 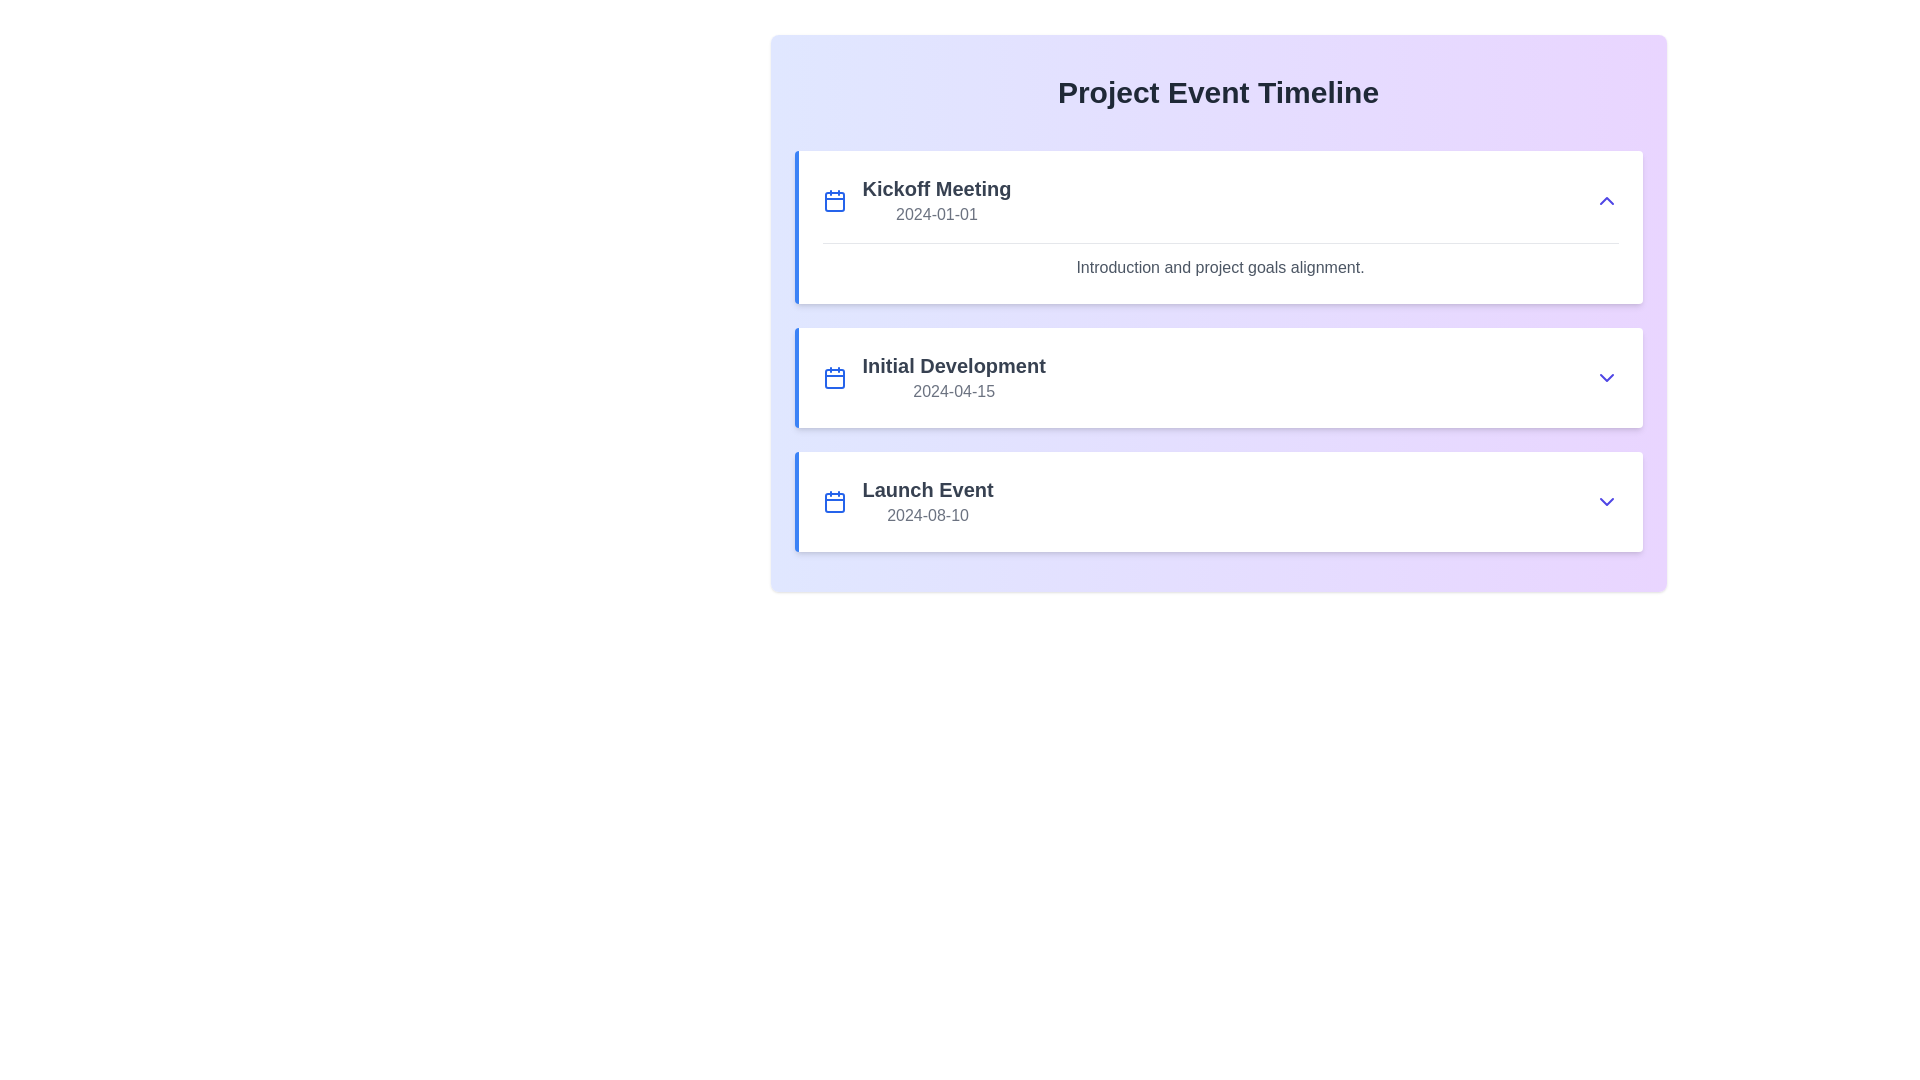 I want to click on the Event Information Display labeled 'Initial Development' which shows the date '2024-04-15', located in the middle event card of the 'Project Event Timeline' interface, so click(x=933, y=378).